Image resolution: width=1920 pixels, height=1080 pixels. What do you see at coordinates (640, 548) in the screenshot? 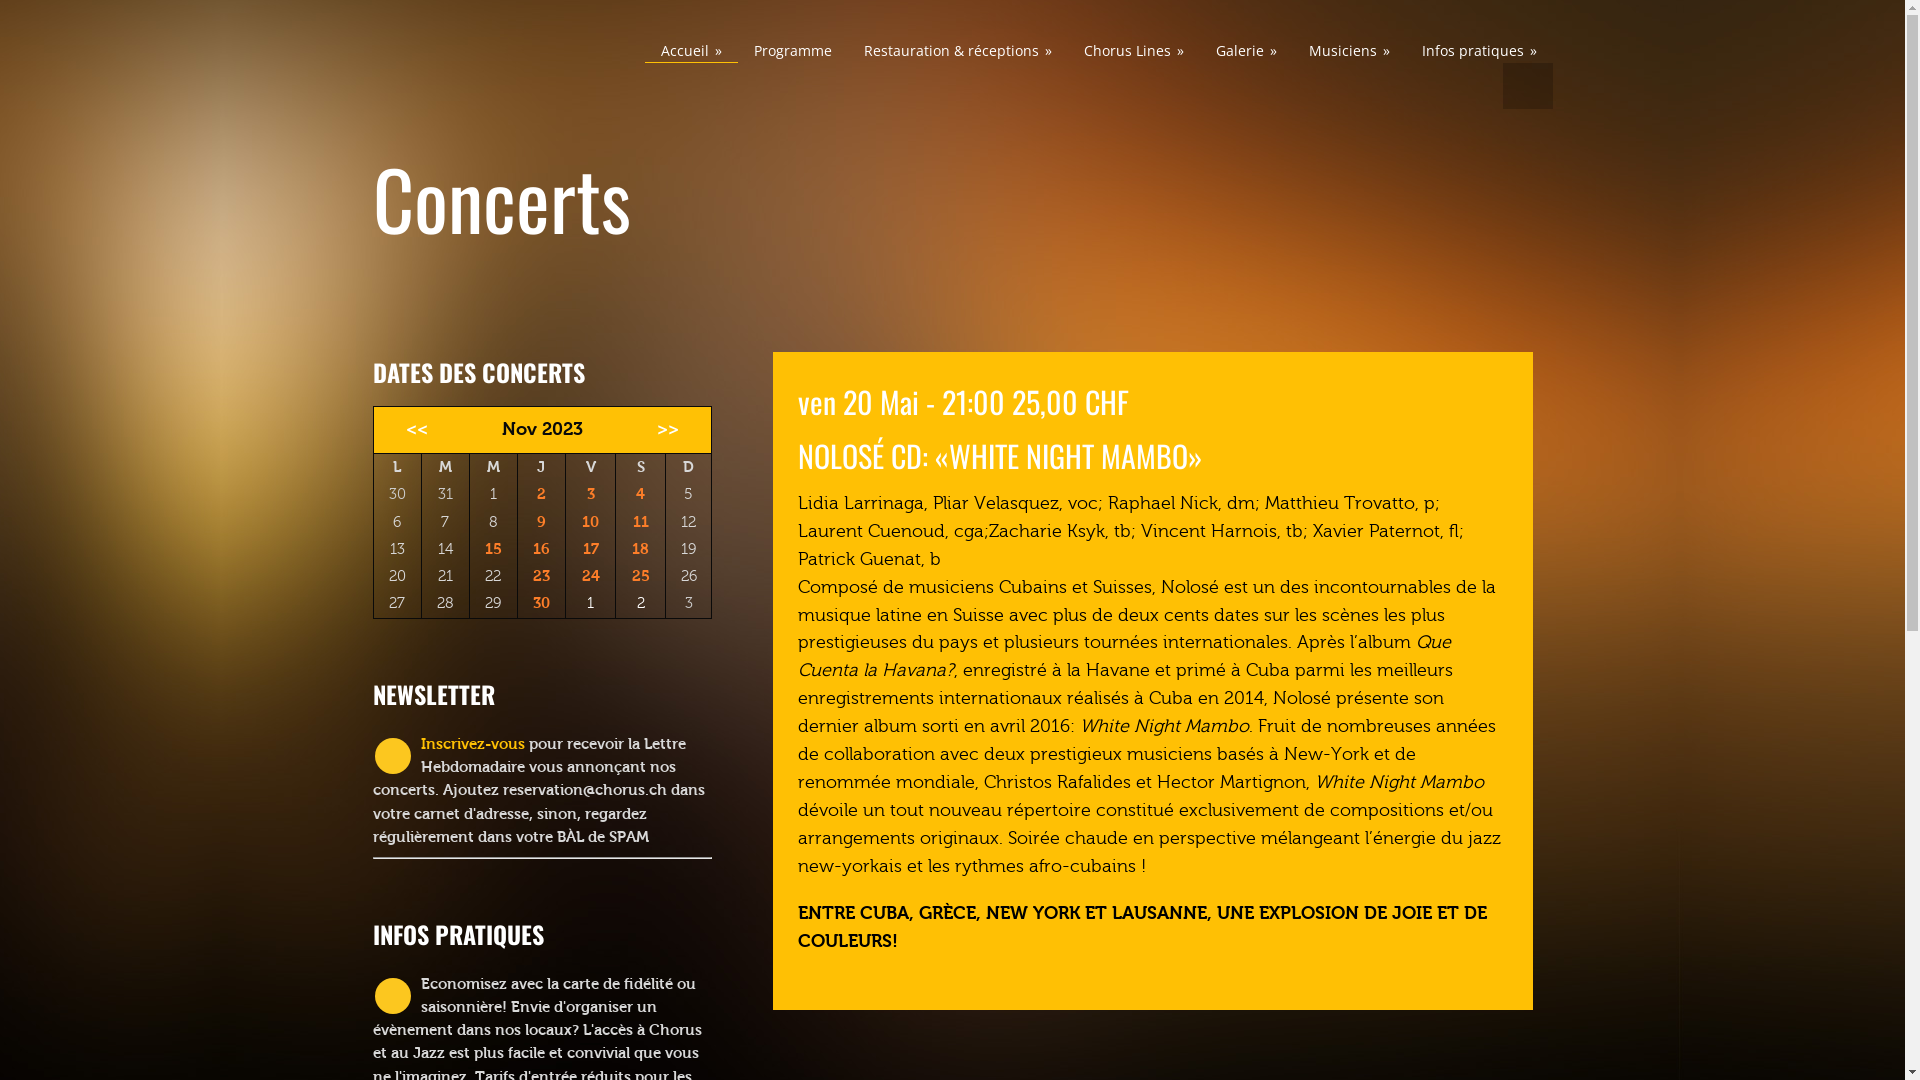
I see `'18'` at bounding box center [640, 548].